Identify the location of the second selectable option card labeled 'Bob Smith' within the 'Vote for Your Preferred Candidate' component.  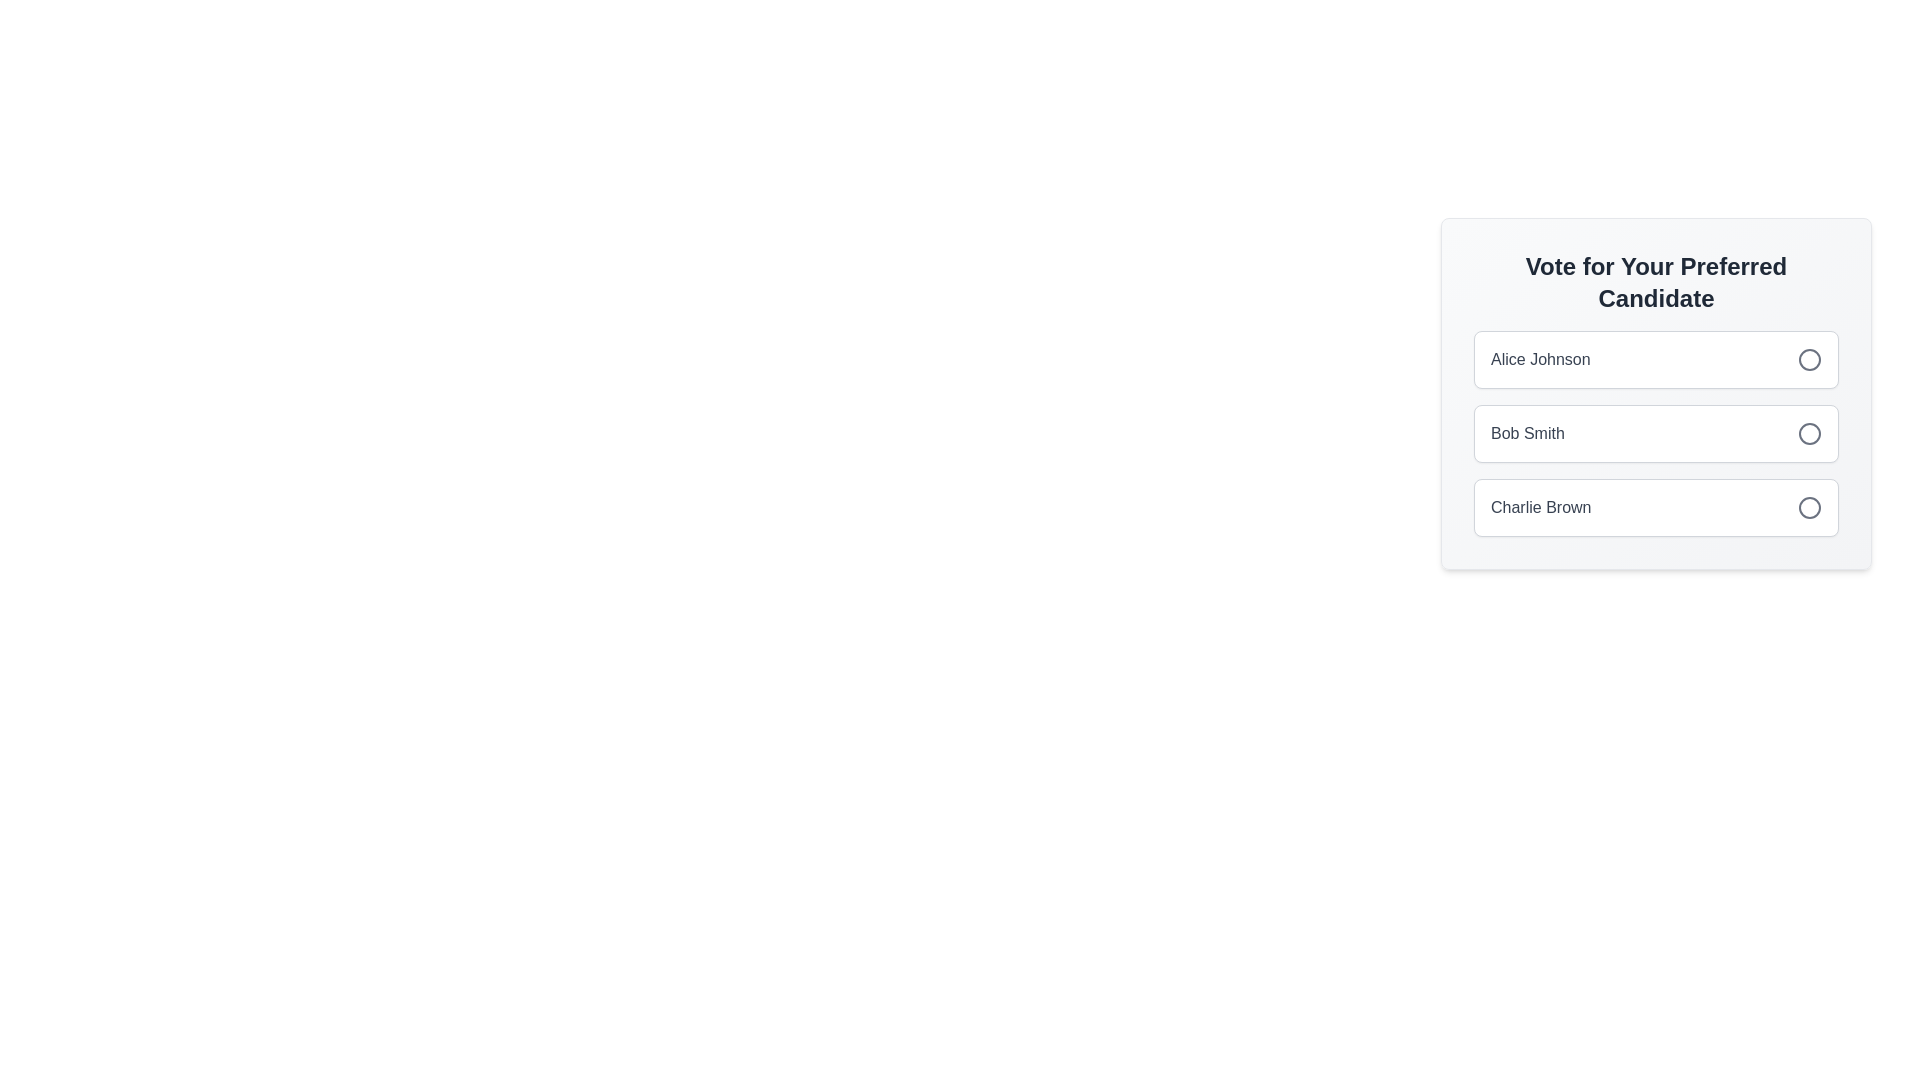
(1656, 433).